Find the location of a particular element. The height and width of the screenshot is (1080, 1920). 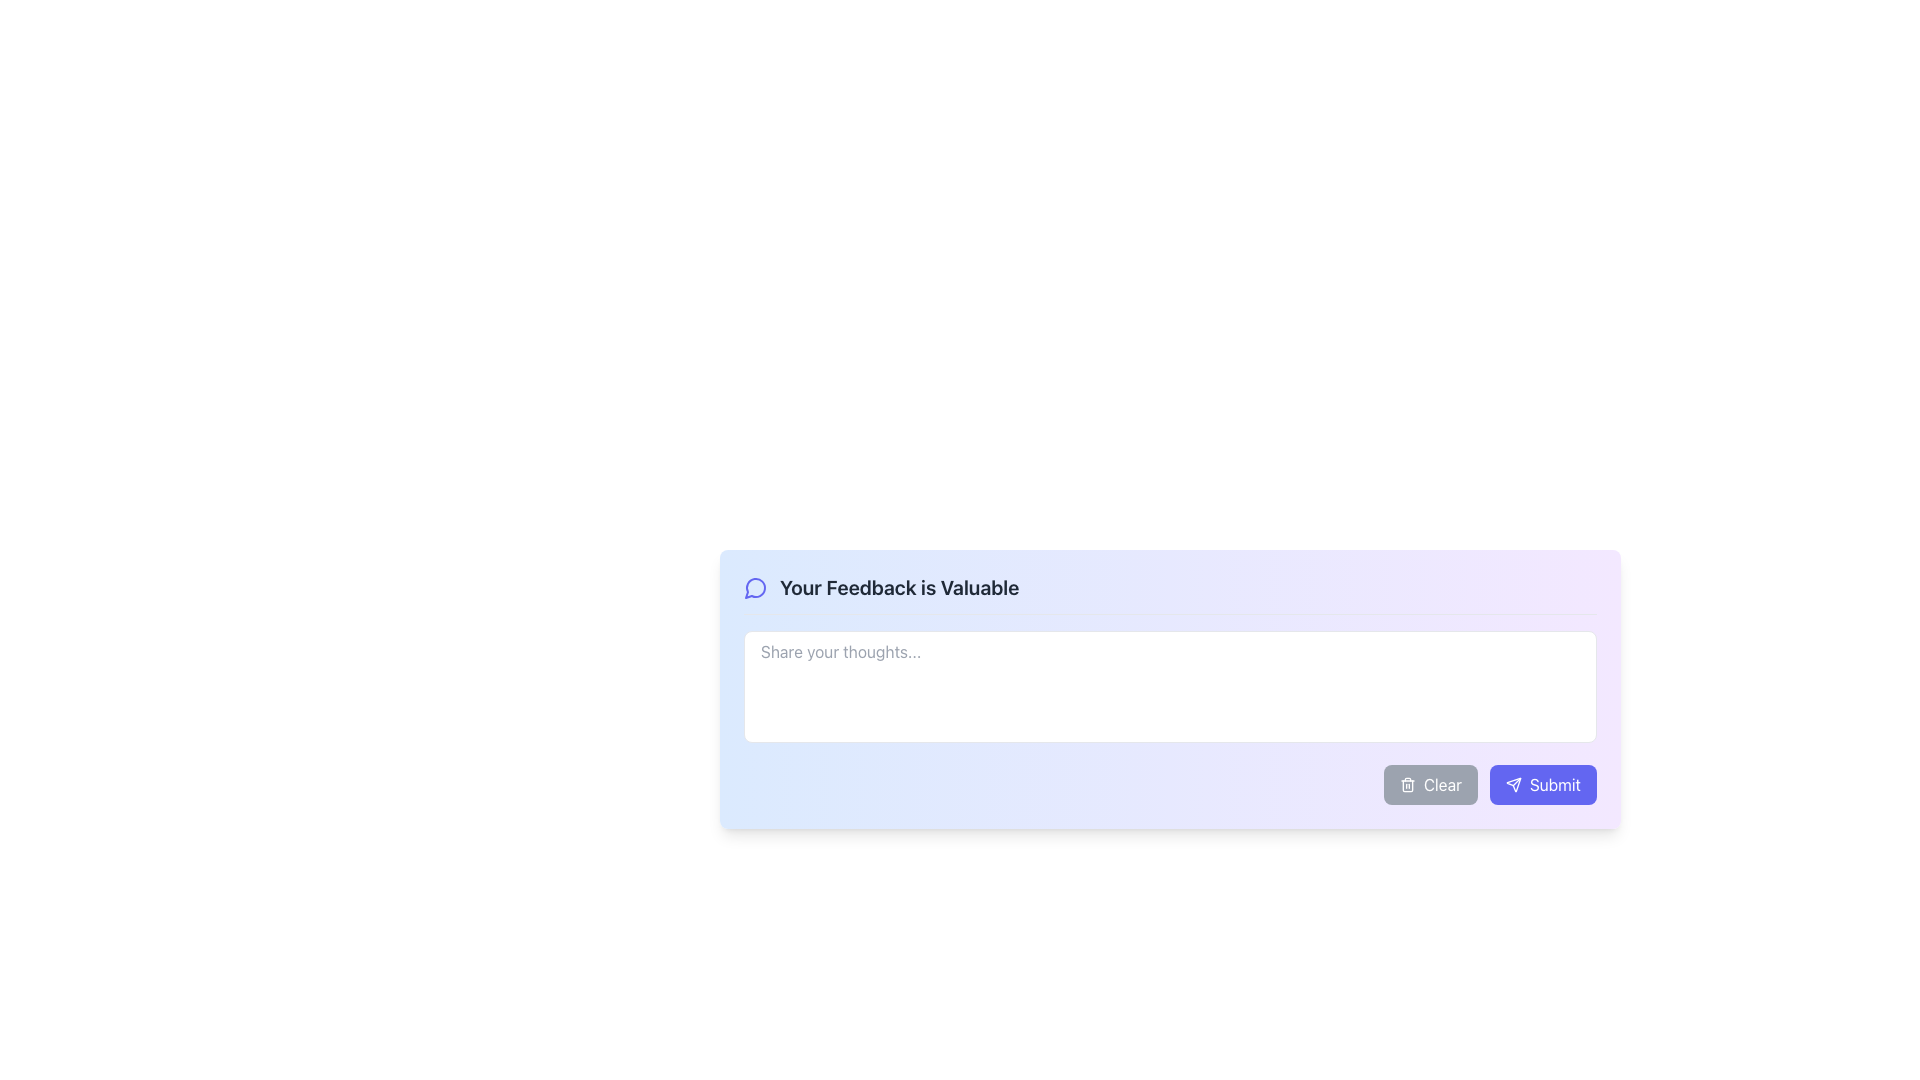

the submit button located at the bottom-right corner of the interface, which is the second button in a panel to the right of the 'Clear' button, to observe a visual change is located at coordinates (1542, 784).